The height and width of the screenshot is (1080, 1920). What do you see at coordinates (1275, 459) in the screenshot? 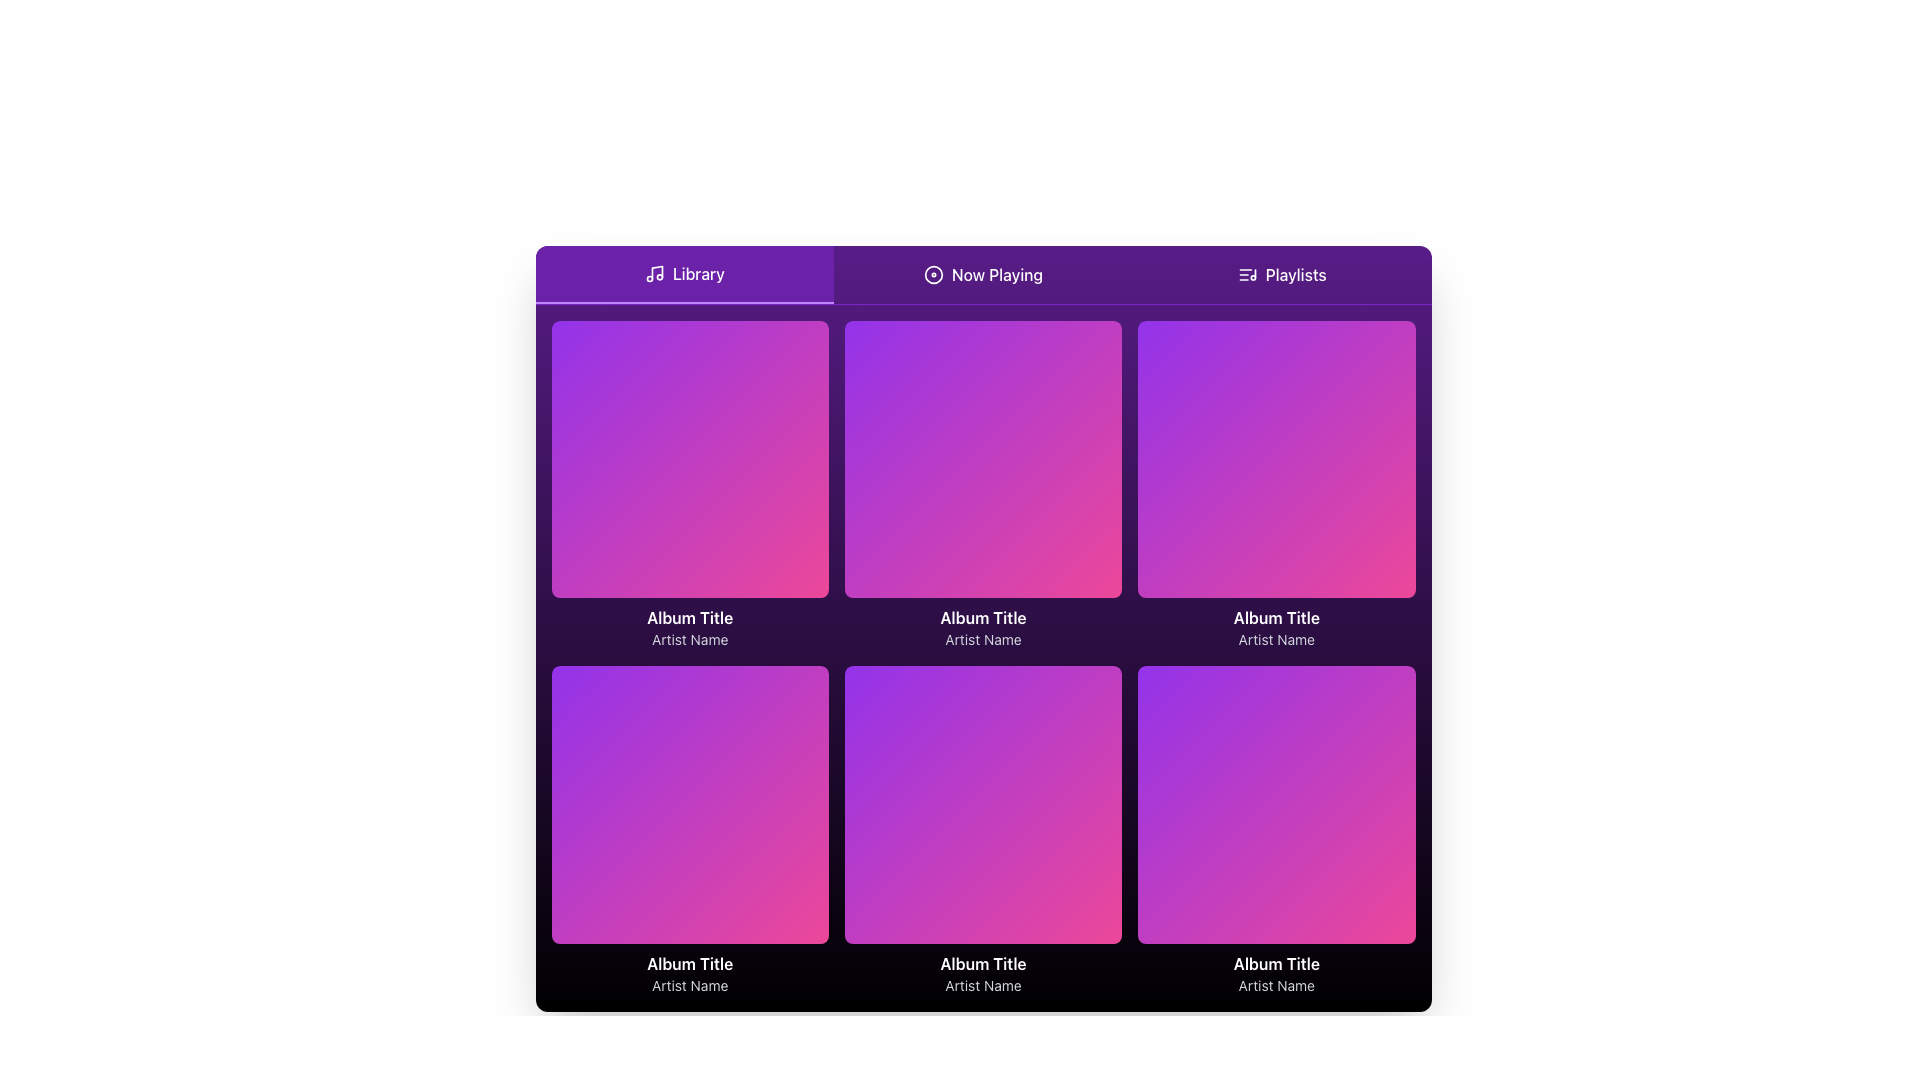
I see `the album cover visual representation located in the top-right corner of the grid layout` at bounding box center [1275, 459].